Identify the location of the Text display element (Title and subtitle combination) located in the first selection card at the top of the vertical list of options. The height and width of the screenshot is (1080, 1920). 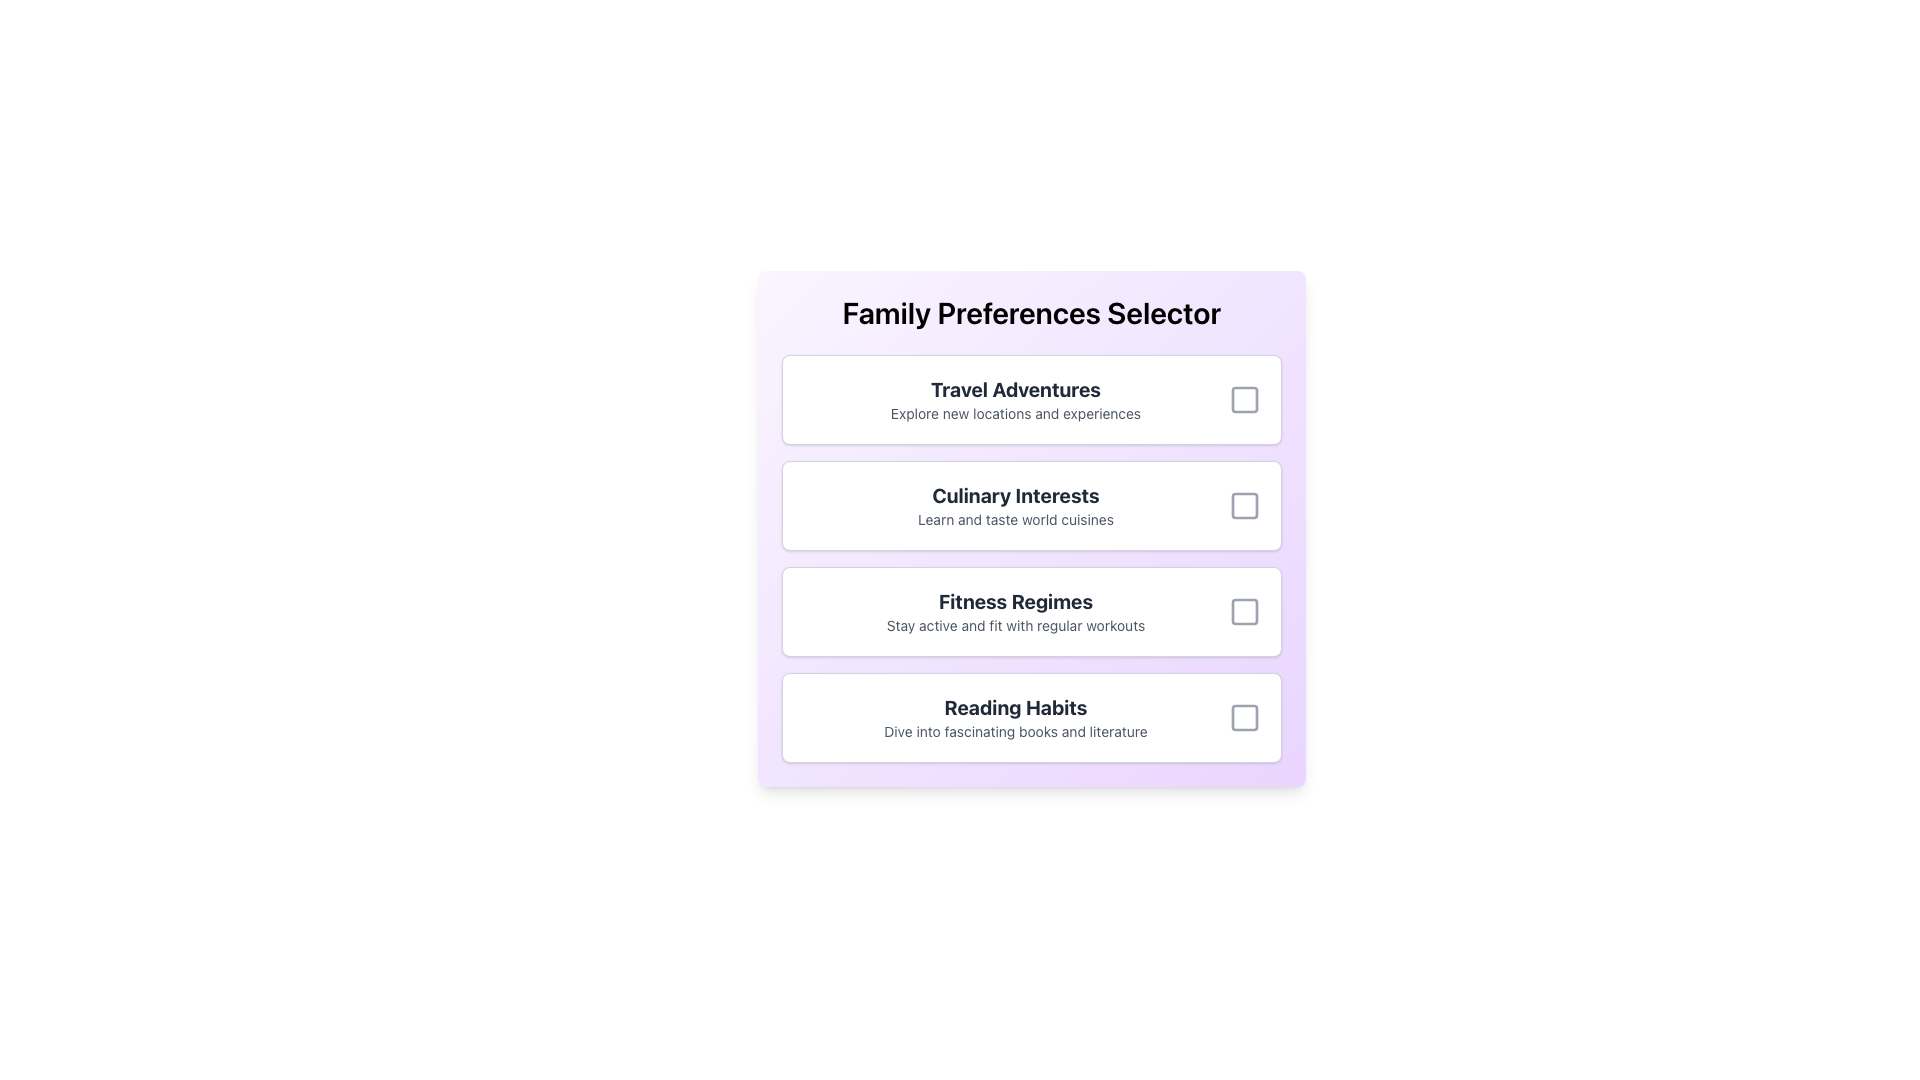
(1016, 400).